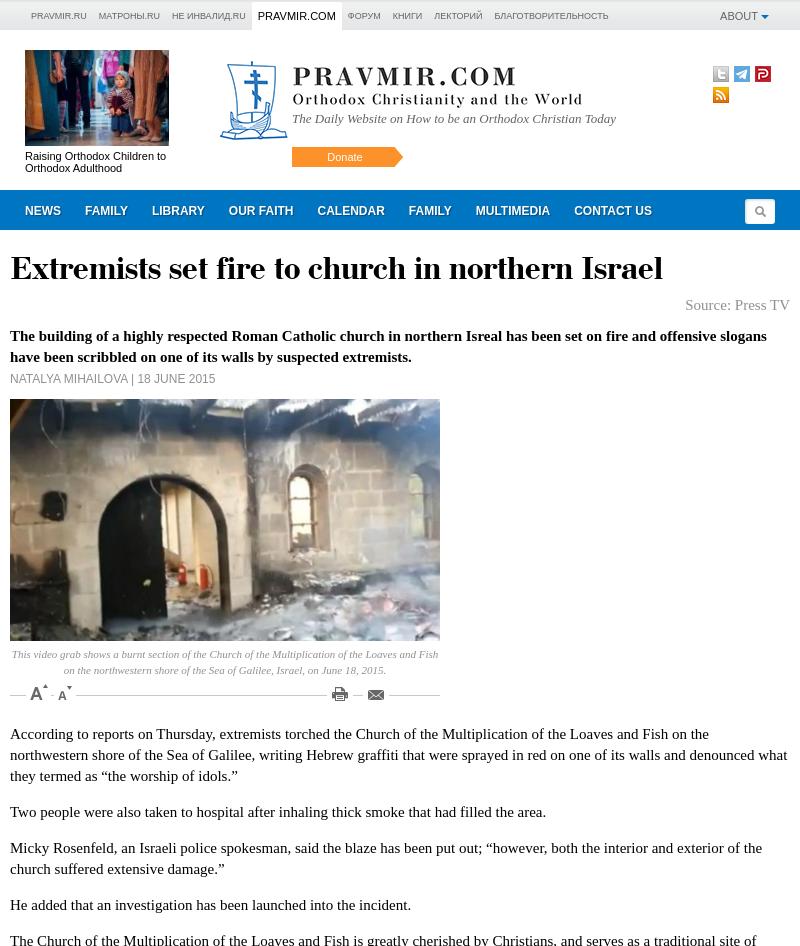 This screenshot has height=946, width=800. I want to click on 'Press TV', so click(762, 303).